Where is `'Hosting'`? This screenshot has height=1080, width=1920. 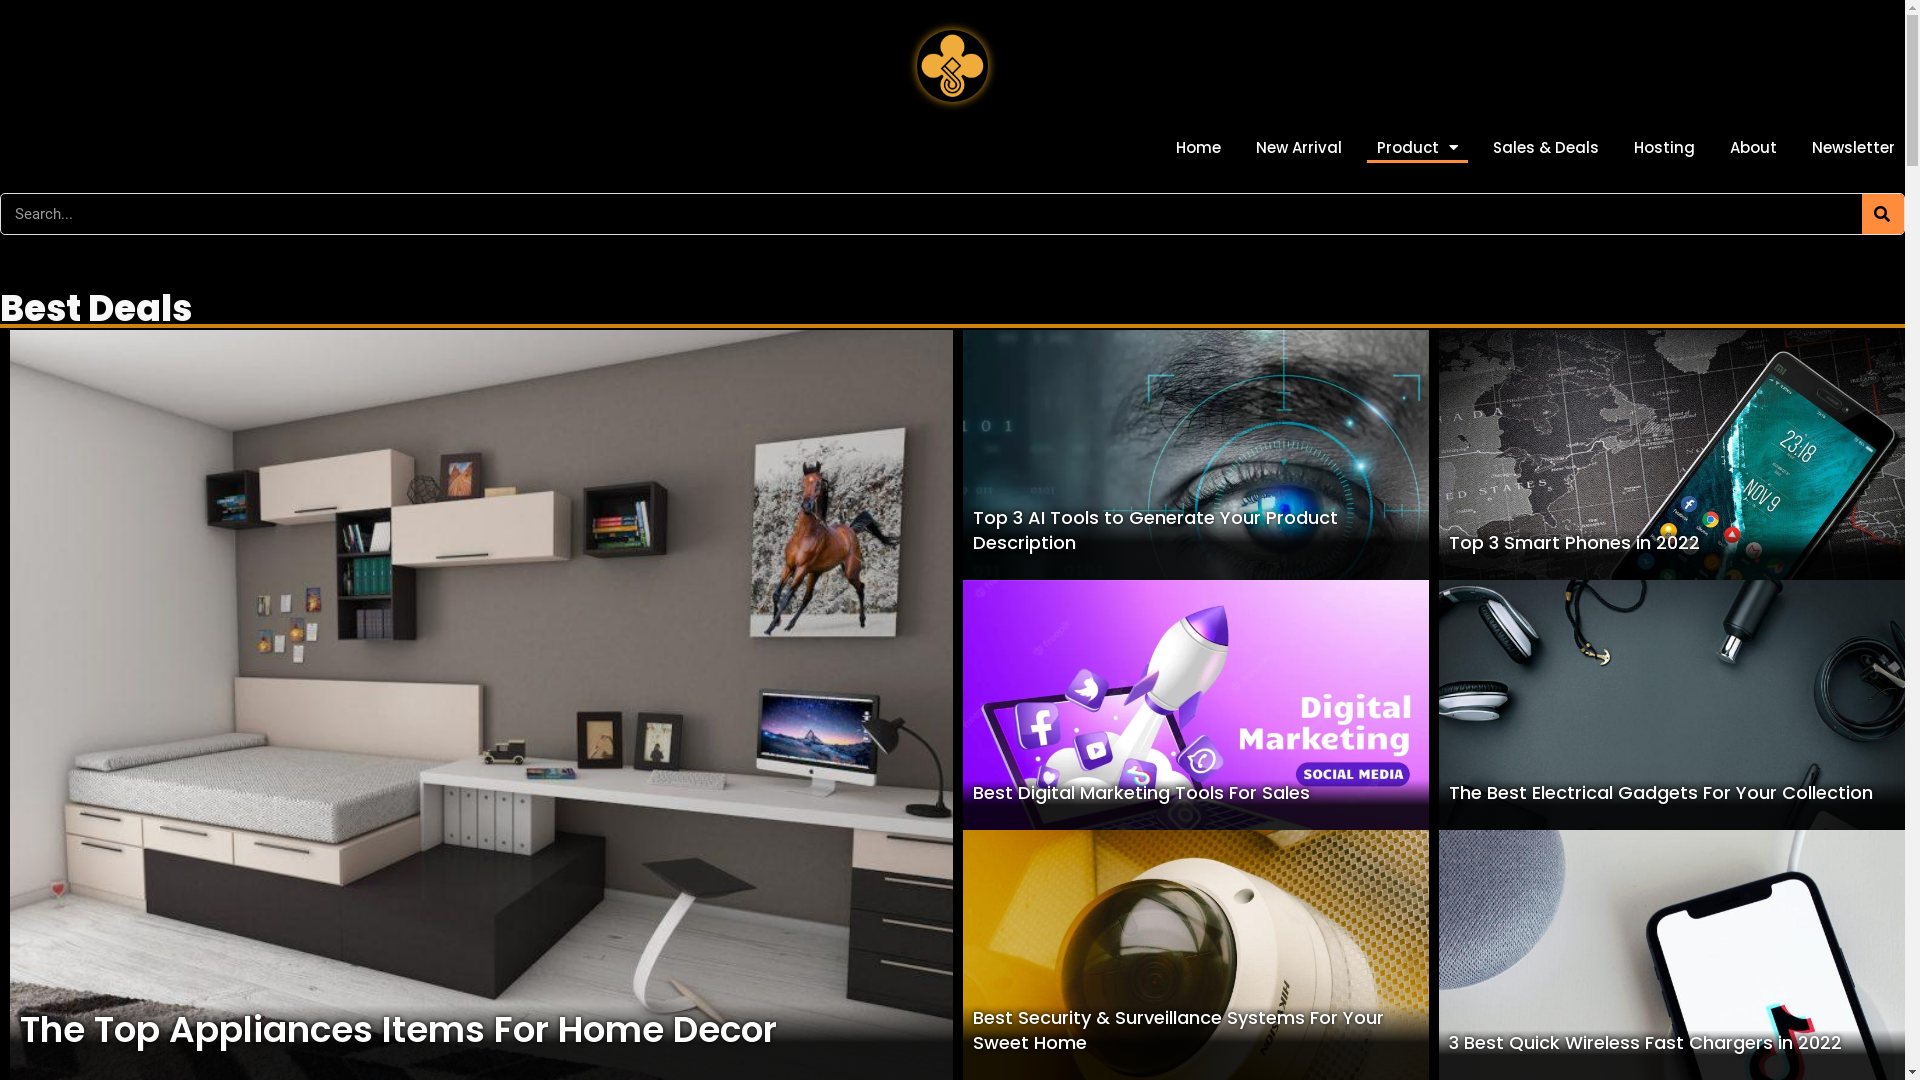 'Hosting' is located at coordinates (1664, 146).